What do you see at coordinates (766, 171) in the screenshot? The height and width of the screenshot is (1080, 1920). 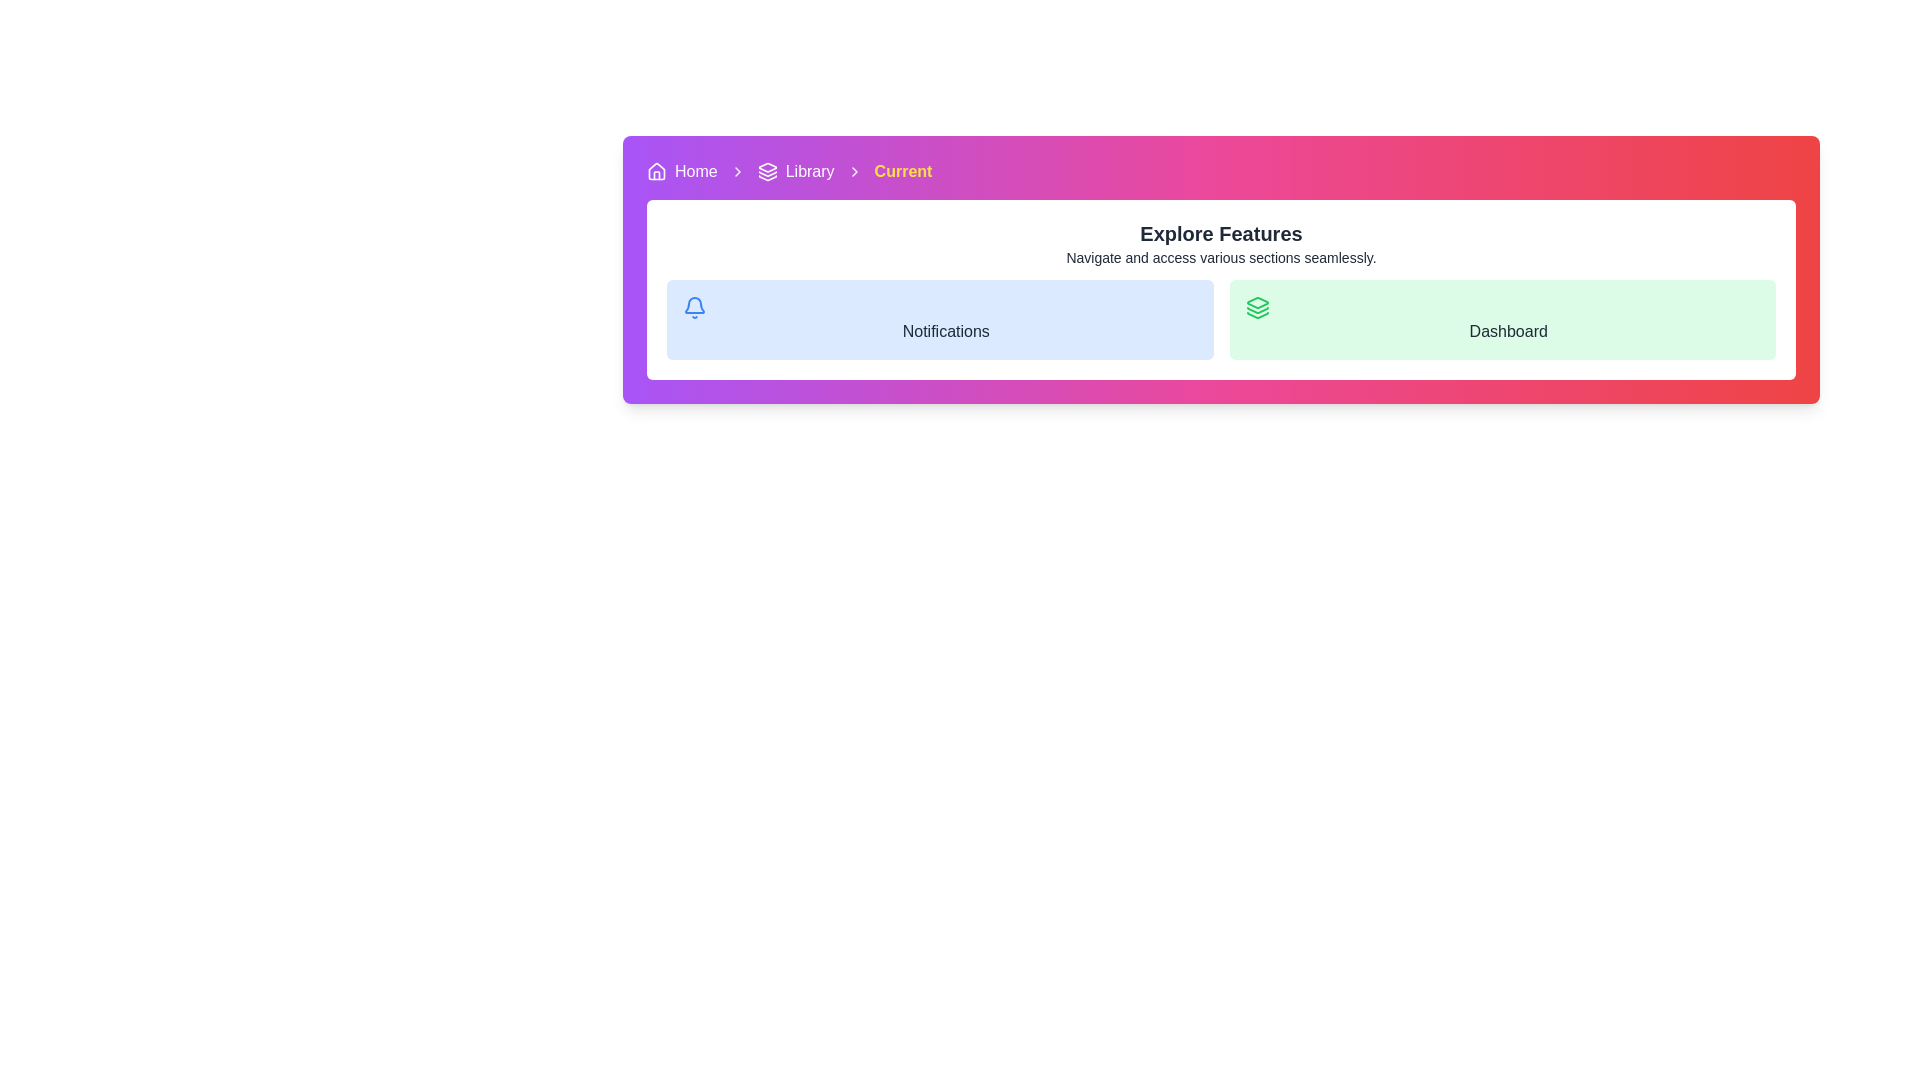 I see `the decorative icon representing the 'Library' feature, which is located to the left of the text link in the navigation bar` at bounding box center [766, 171].